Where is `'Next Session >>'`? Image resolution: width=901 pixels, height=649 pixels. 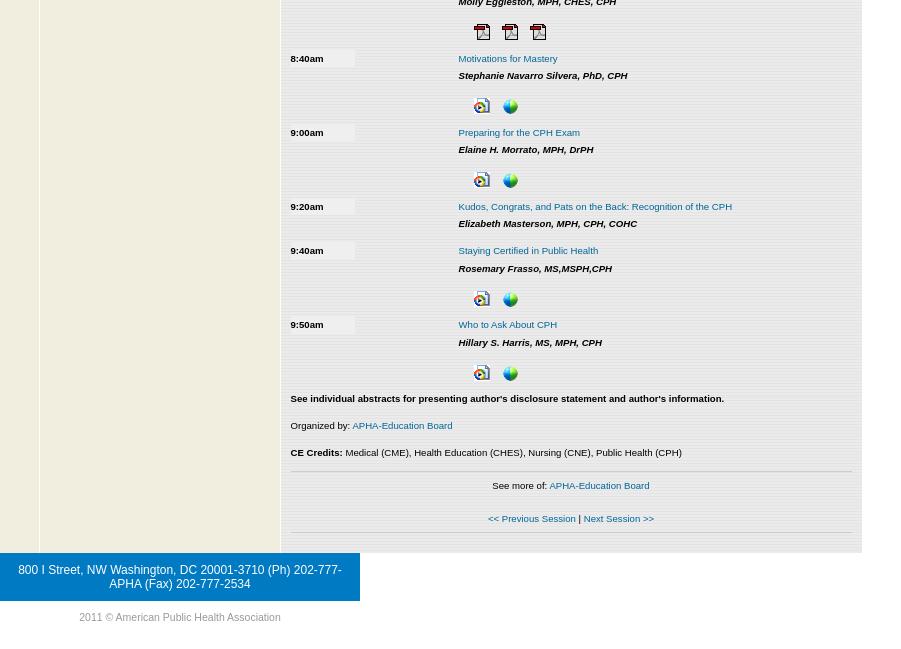 'Next Session >>' is located at coordinates (617, 517).